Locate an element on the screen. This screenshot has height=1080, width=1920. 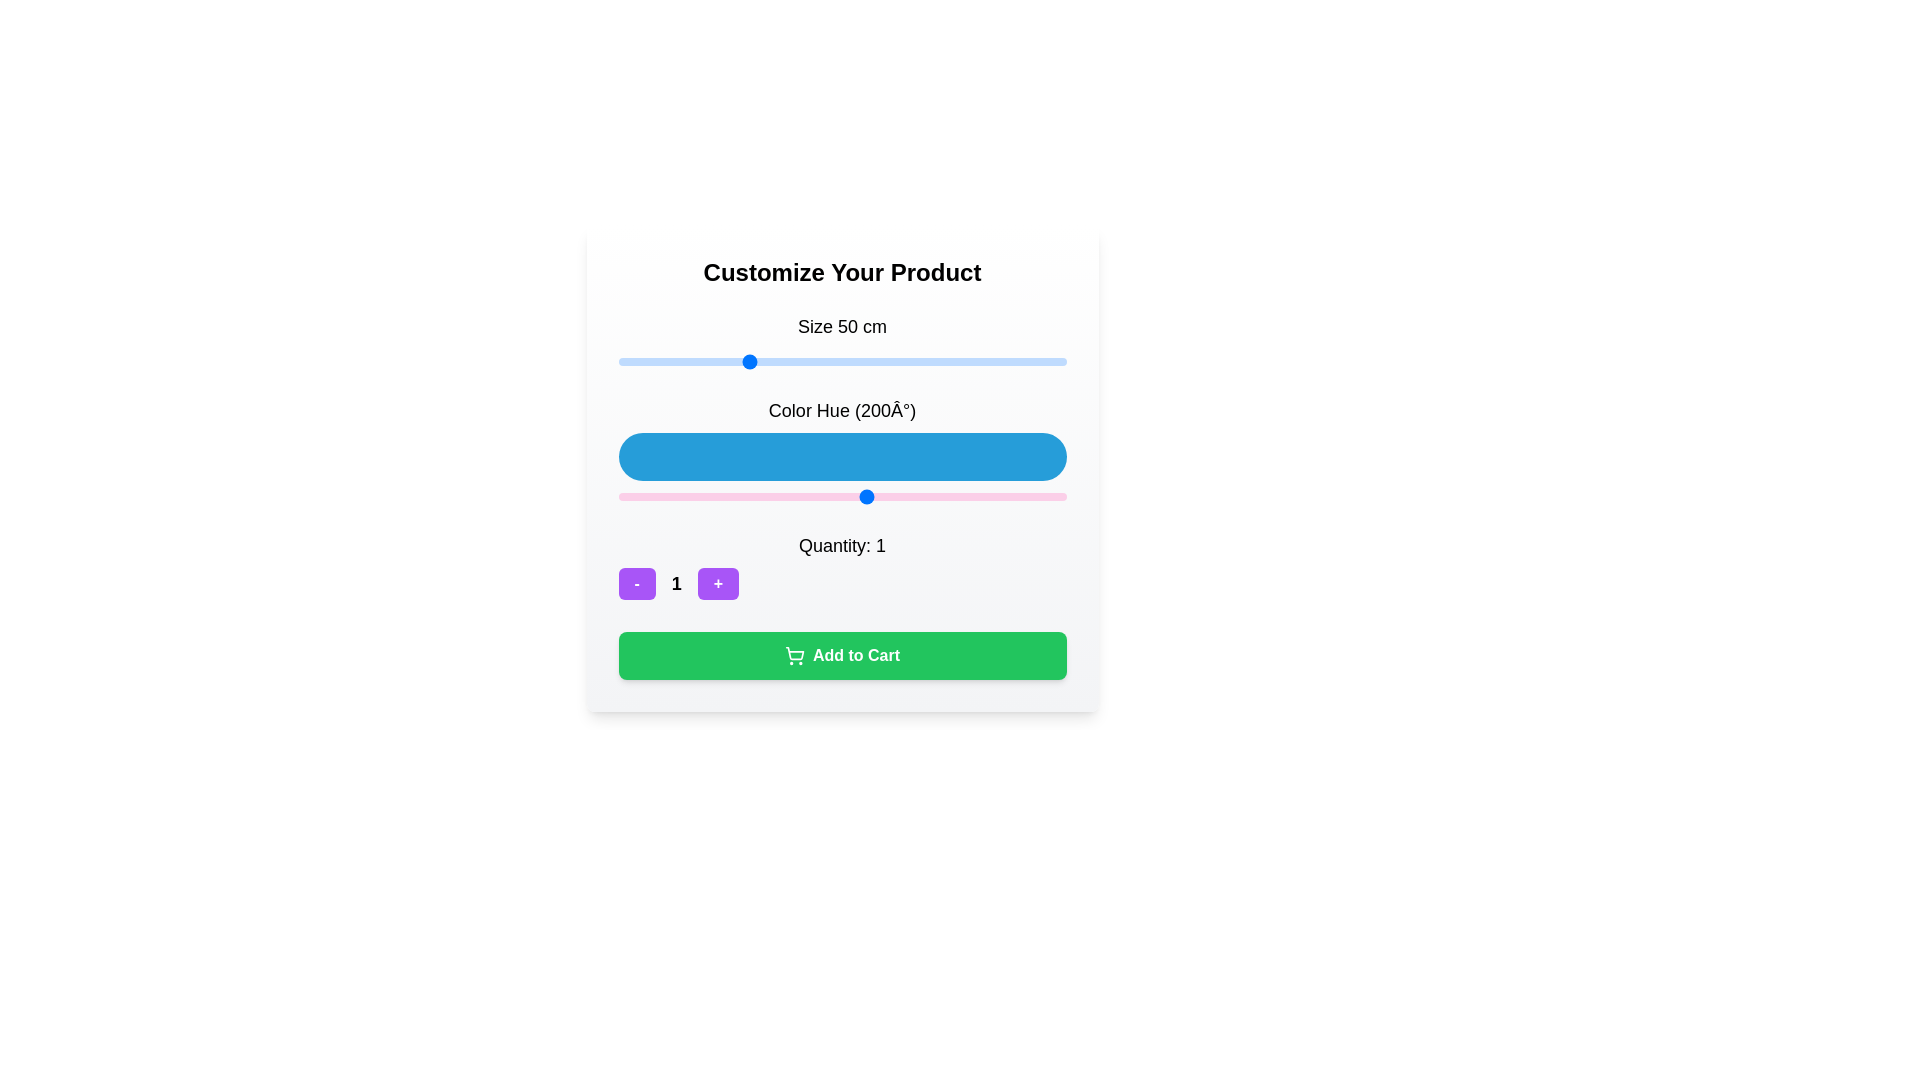
the color hue slider is located at coordinates (938, 496).